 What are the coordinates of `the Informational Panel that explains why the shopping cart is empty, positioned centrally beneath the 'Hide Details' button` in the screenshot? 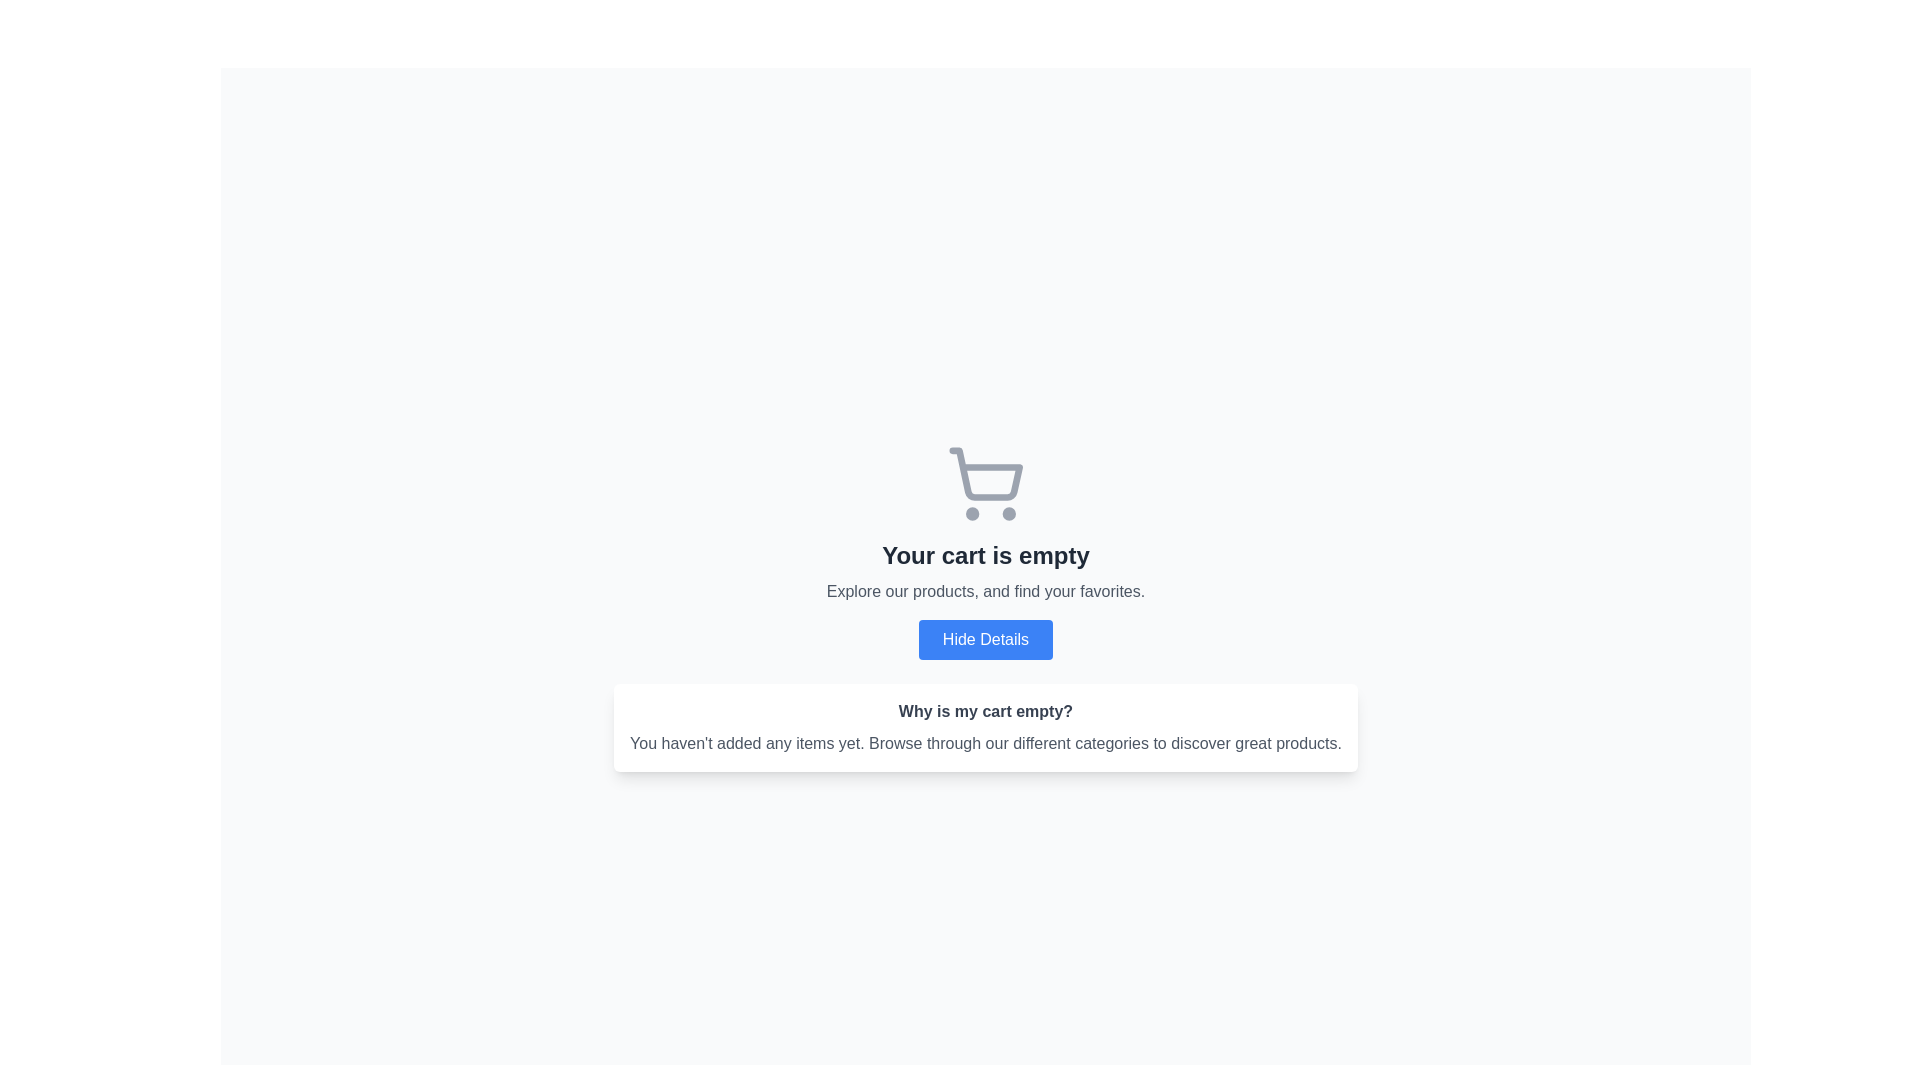 It's located at (985, 728).